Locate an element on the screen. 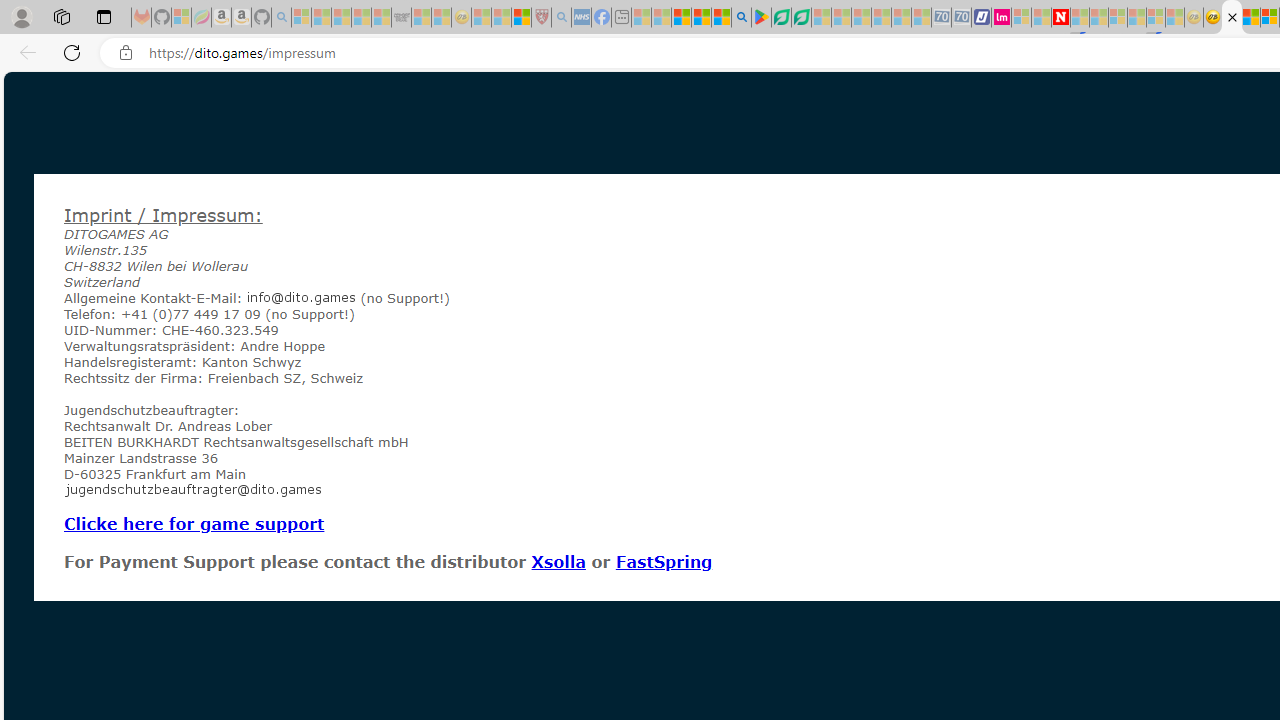 This screenshot has width=1280, height=720. 'Cheap Hotels - Save70.com - Sleeping' is located at coordinates (961, 17).